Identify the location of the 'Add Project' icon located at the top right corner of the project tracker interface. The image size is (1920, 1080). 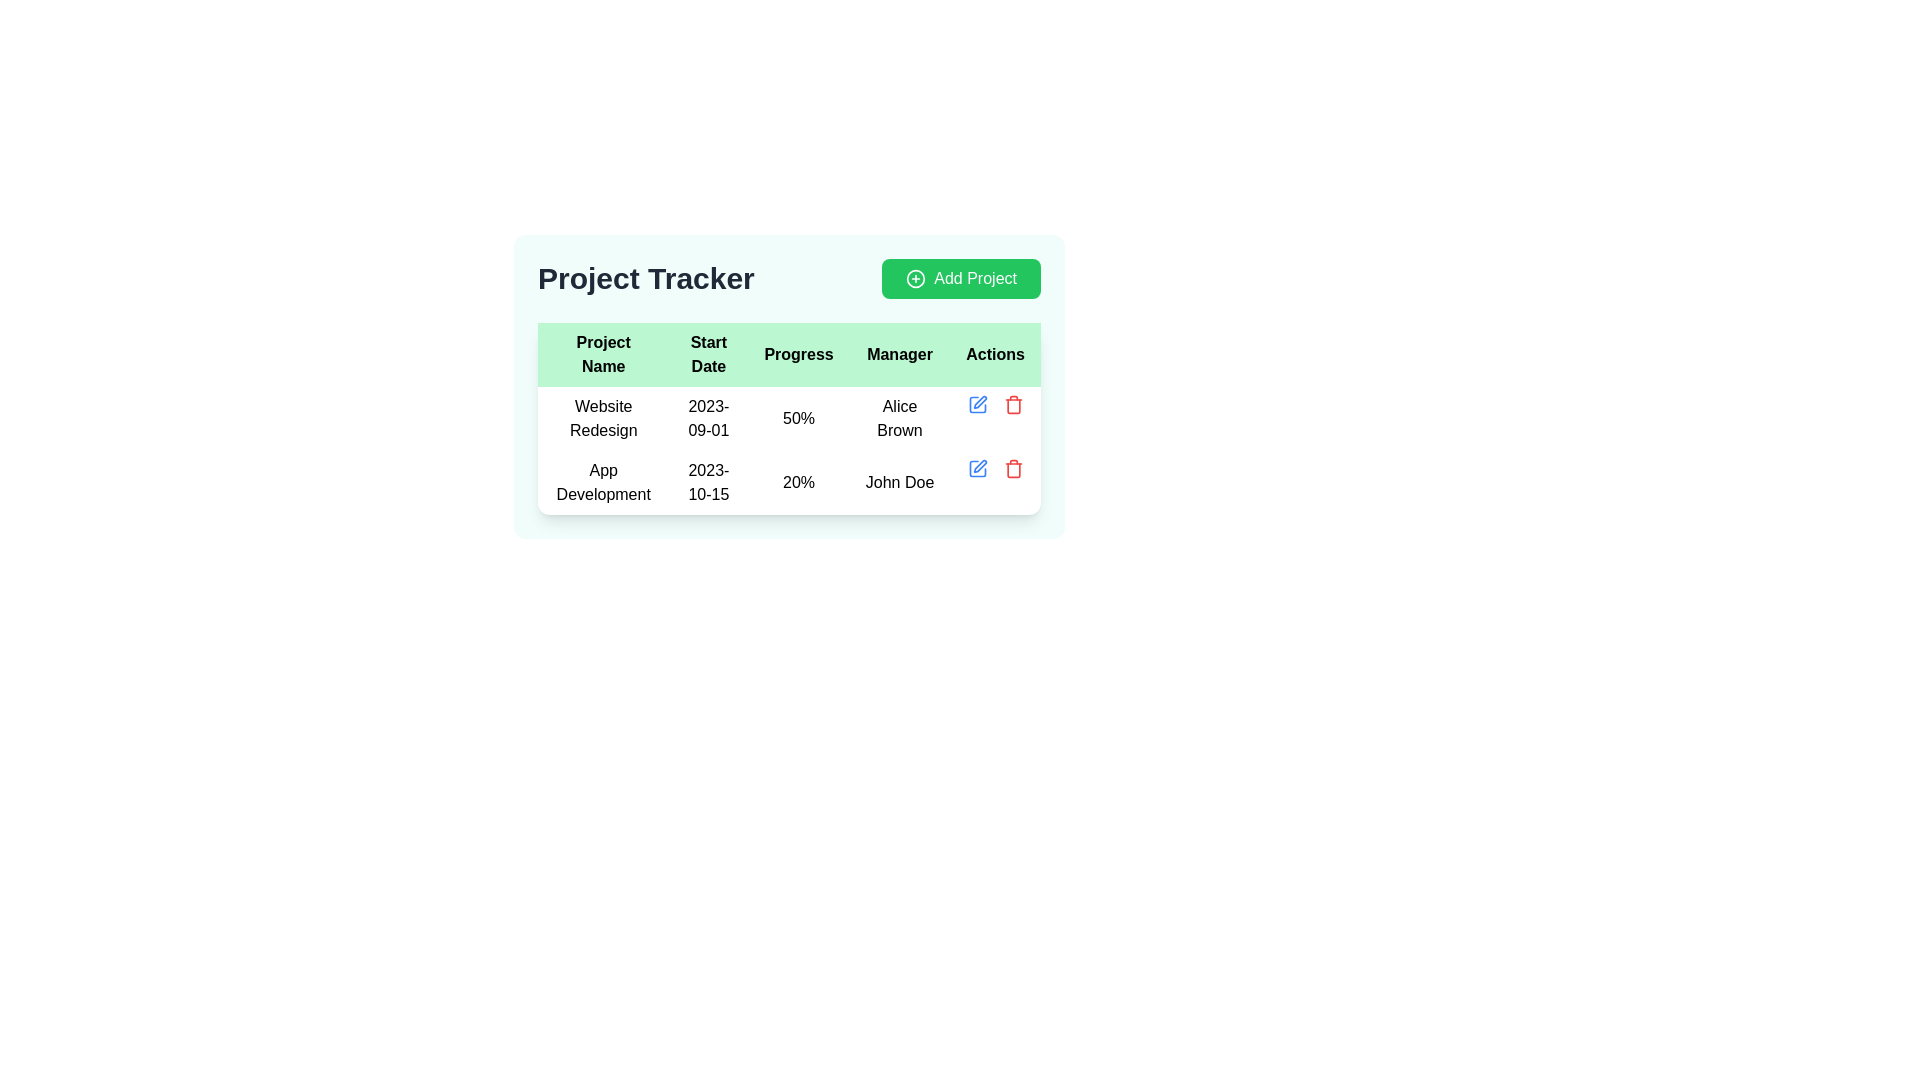
(915, 278).